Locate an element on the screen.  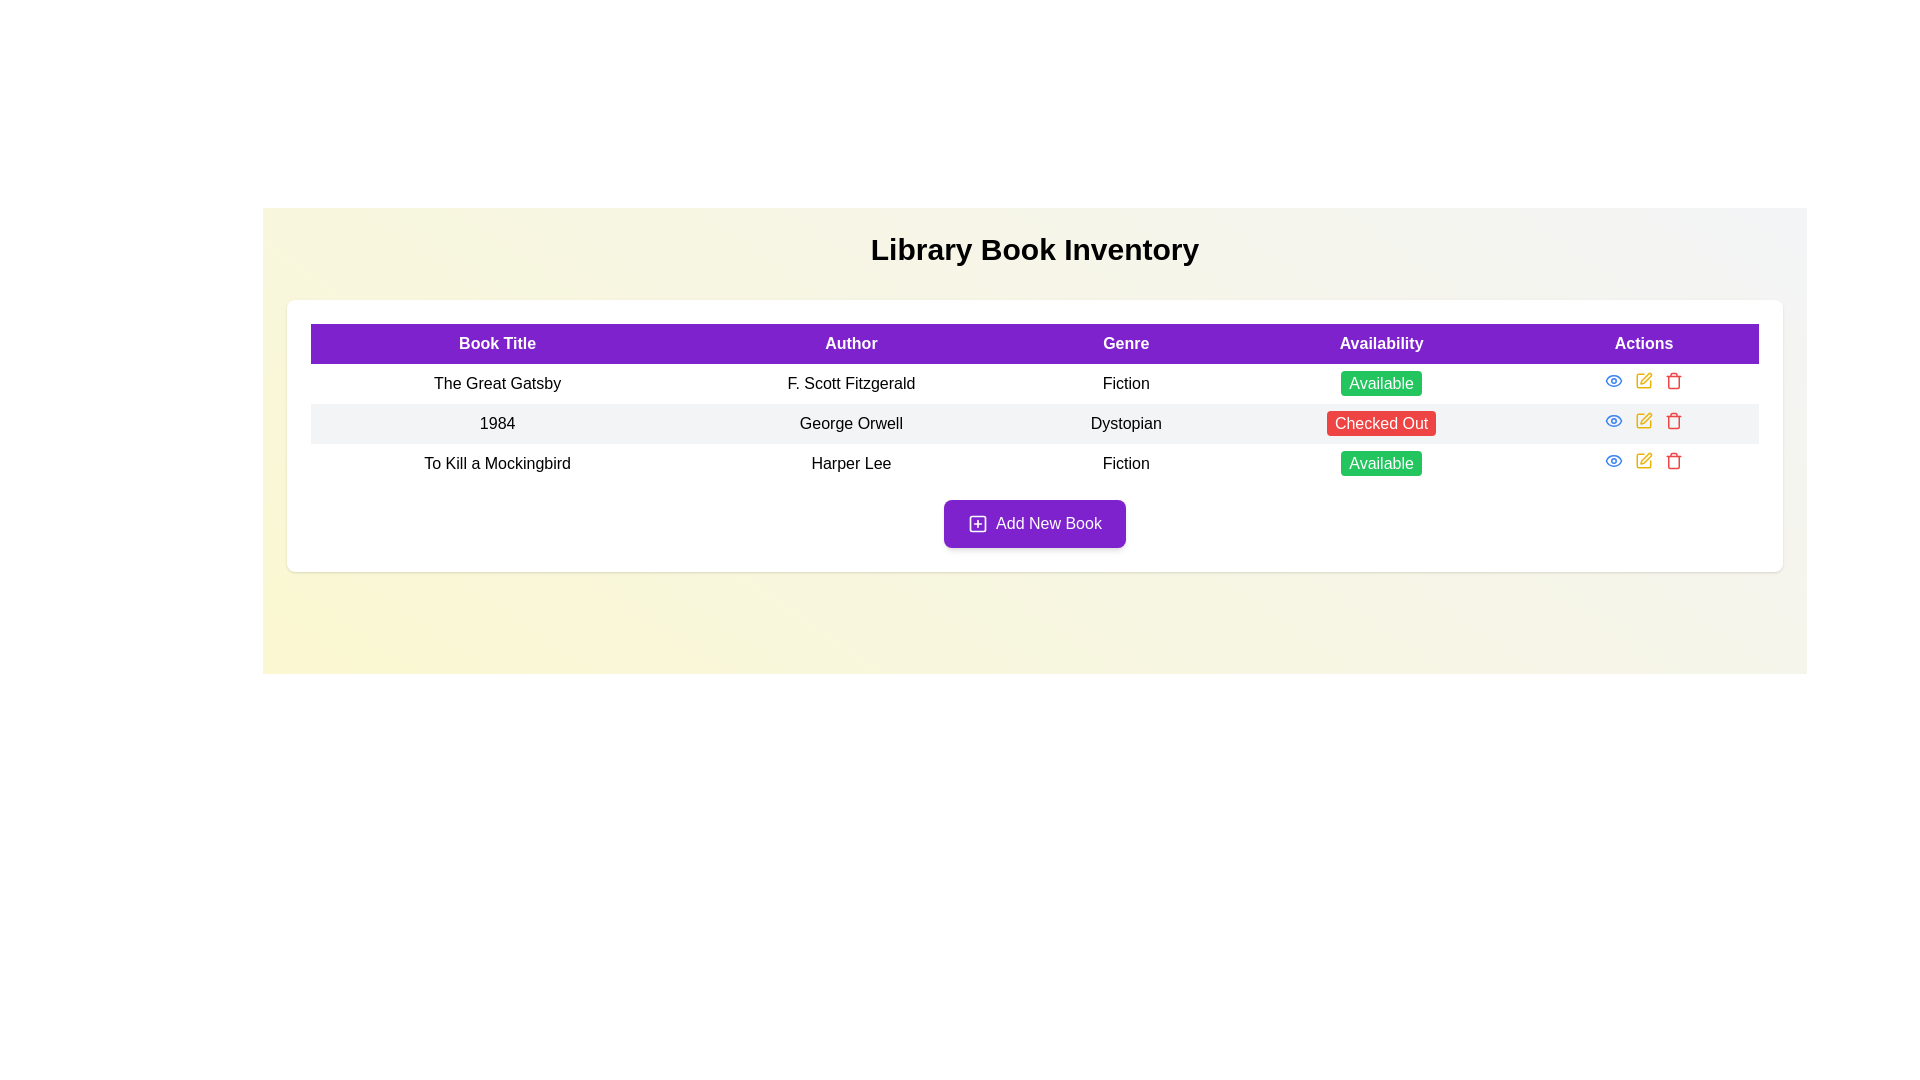
the red button labeled 'Checked Out' in the 'Availability' column for the book '1984'. This button is distinguished by its color and text style, making it stand out from the green buttons is located at coordinates (1380, 422).